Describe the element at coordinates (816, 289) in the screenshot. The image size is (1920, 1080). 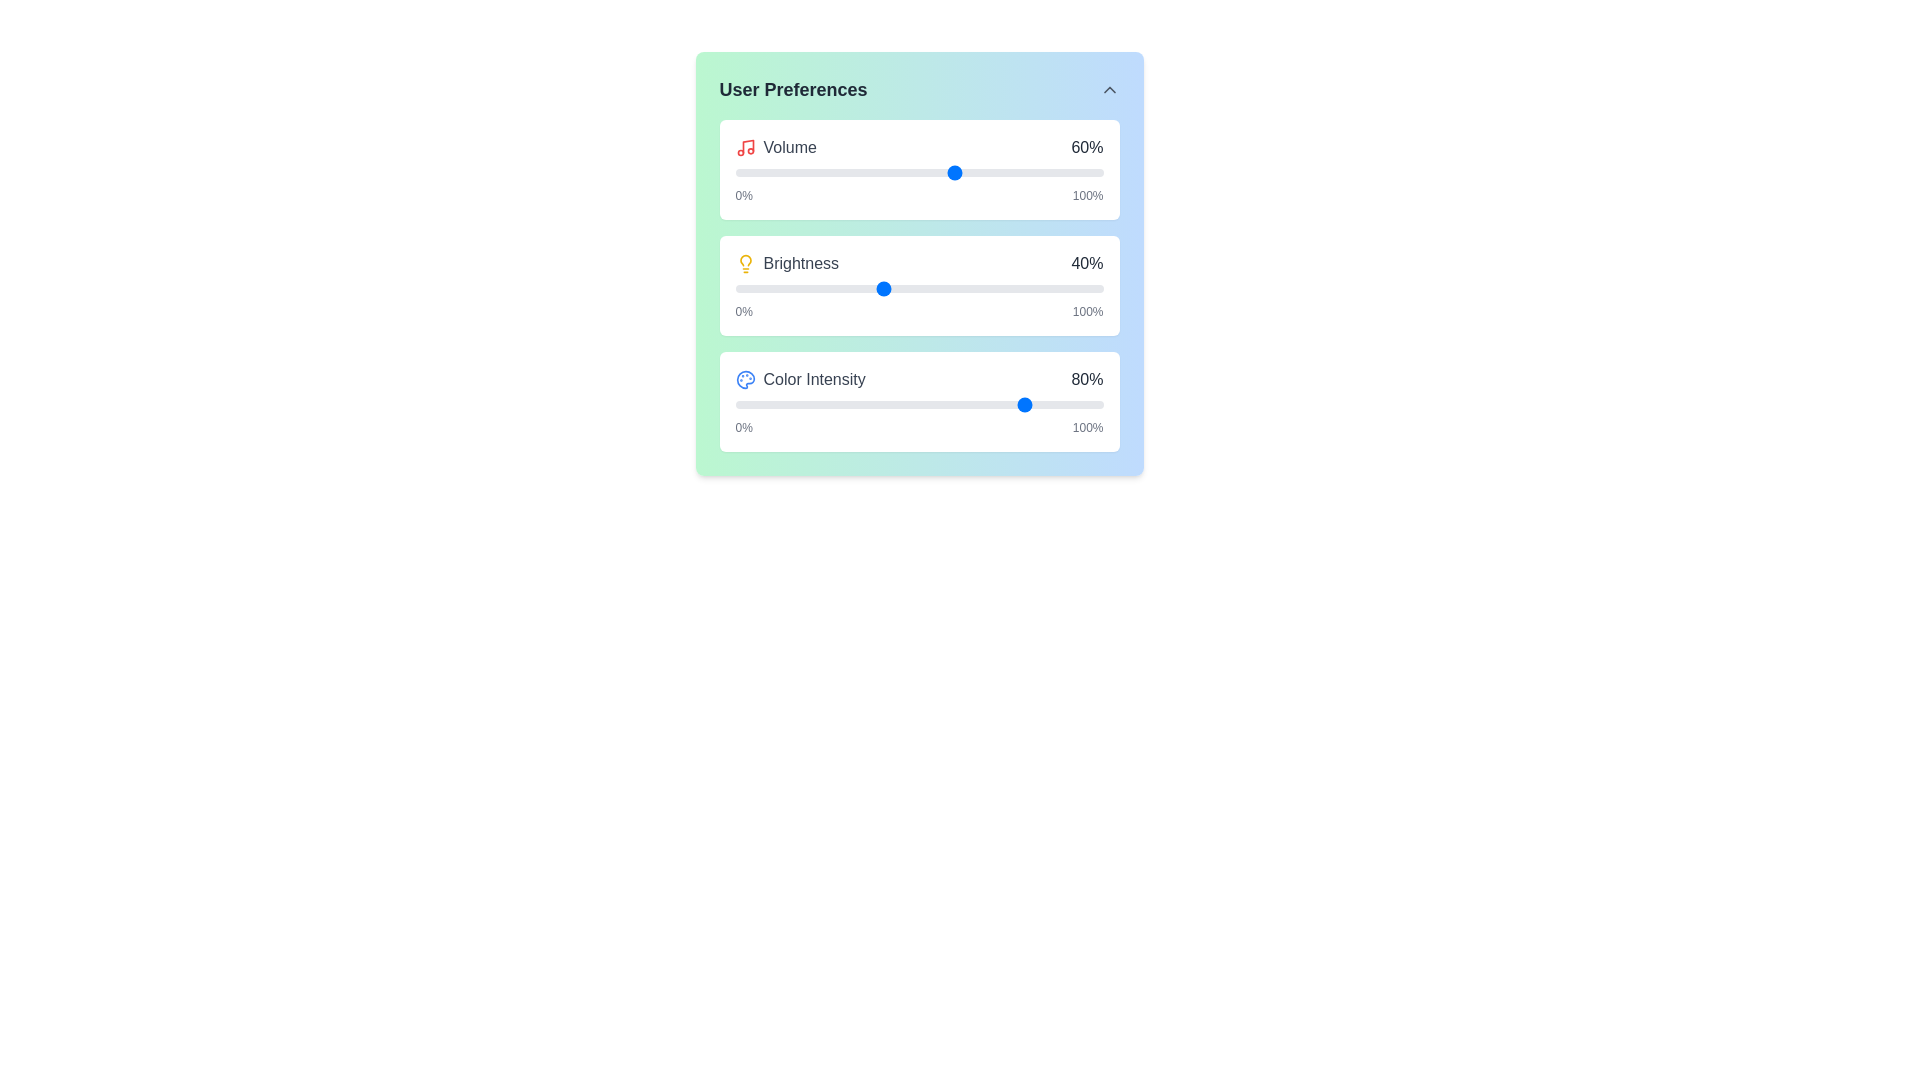
I see `the brightness level` at that location.